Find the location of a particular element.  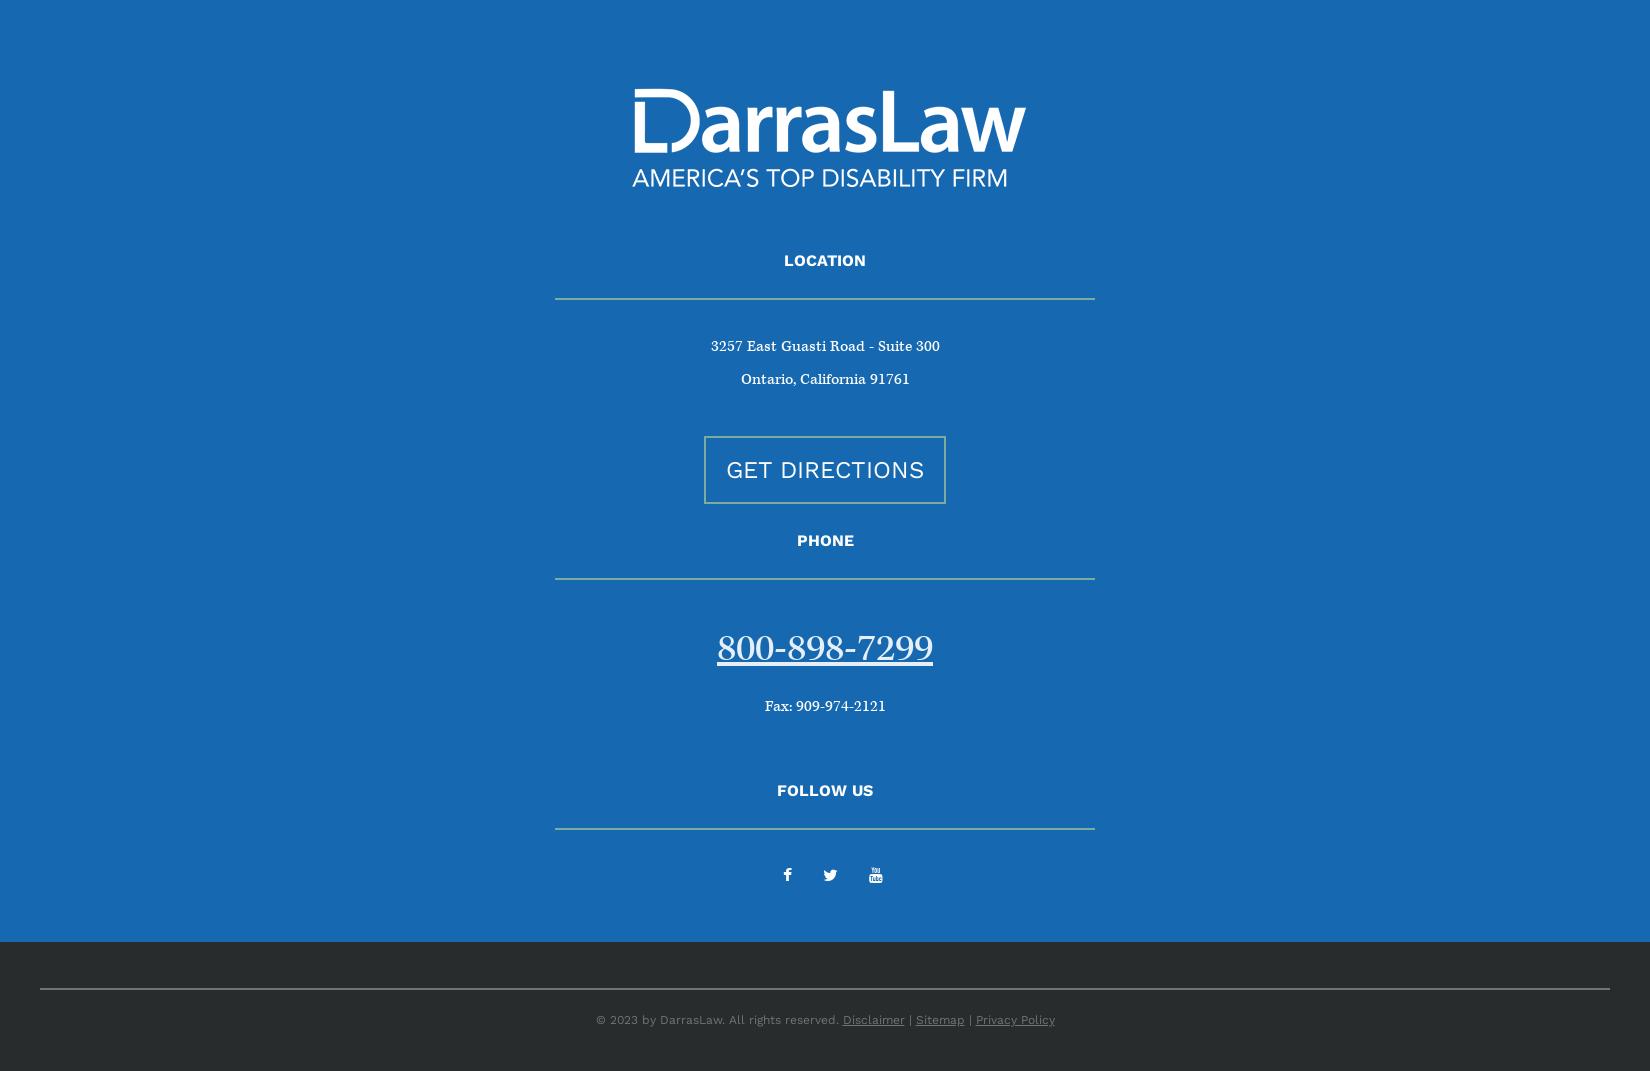

'Disclaimer' is located at coordinates (841, 1018).